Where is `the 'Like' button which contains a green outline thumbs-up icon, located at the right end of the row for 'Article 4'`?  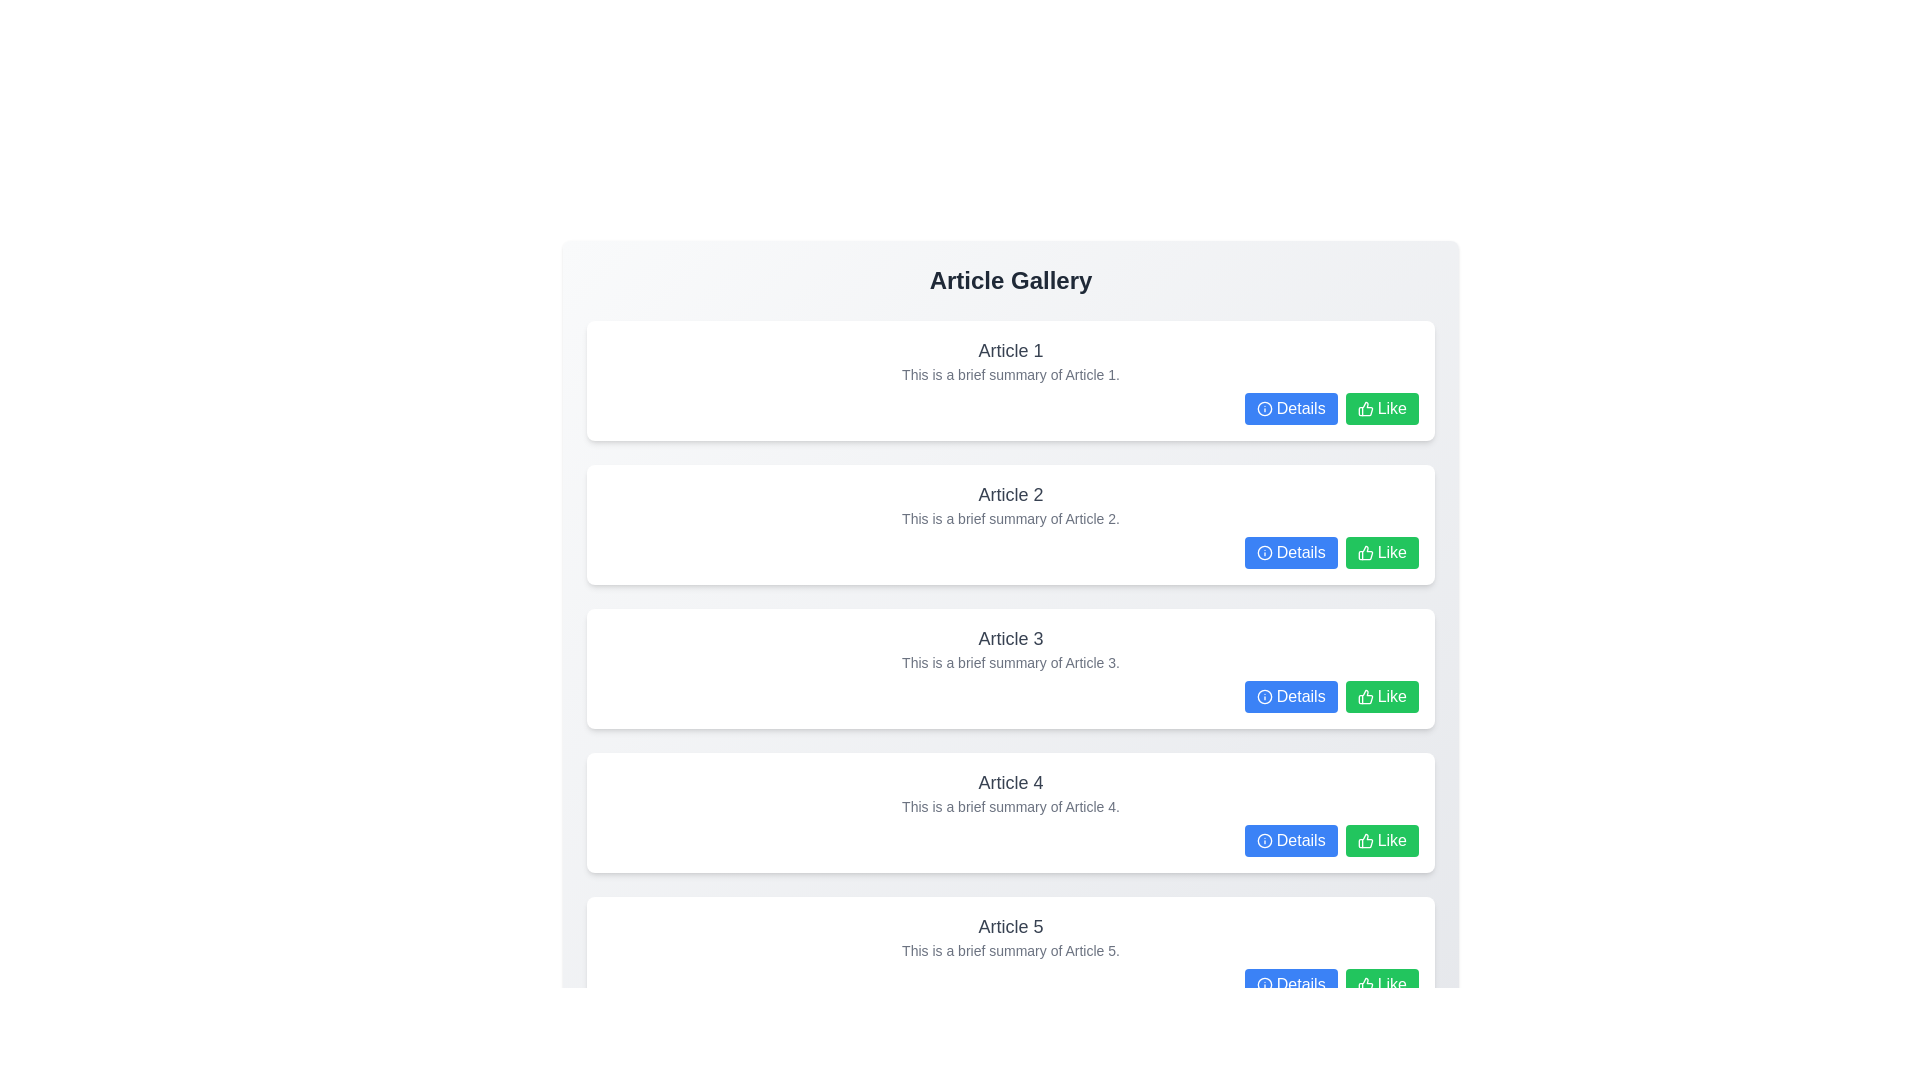 the 'Like' button which contains a green outline thumbs-up icon, located at the right end of the row for 'Article 4' is located at coordinates (1364, 840).